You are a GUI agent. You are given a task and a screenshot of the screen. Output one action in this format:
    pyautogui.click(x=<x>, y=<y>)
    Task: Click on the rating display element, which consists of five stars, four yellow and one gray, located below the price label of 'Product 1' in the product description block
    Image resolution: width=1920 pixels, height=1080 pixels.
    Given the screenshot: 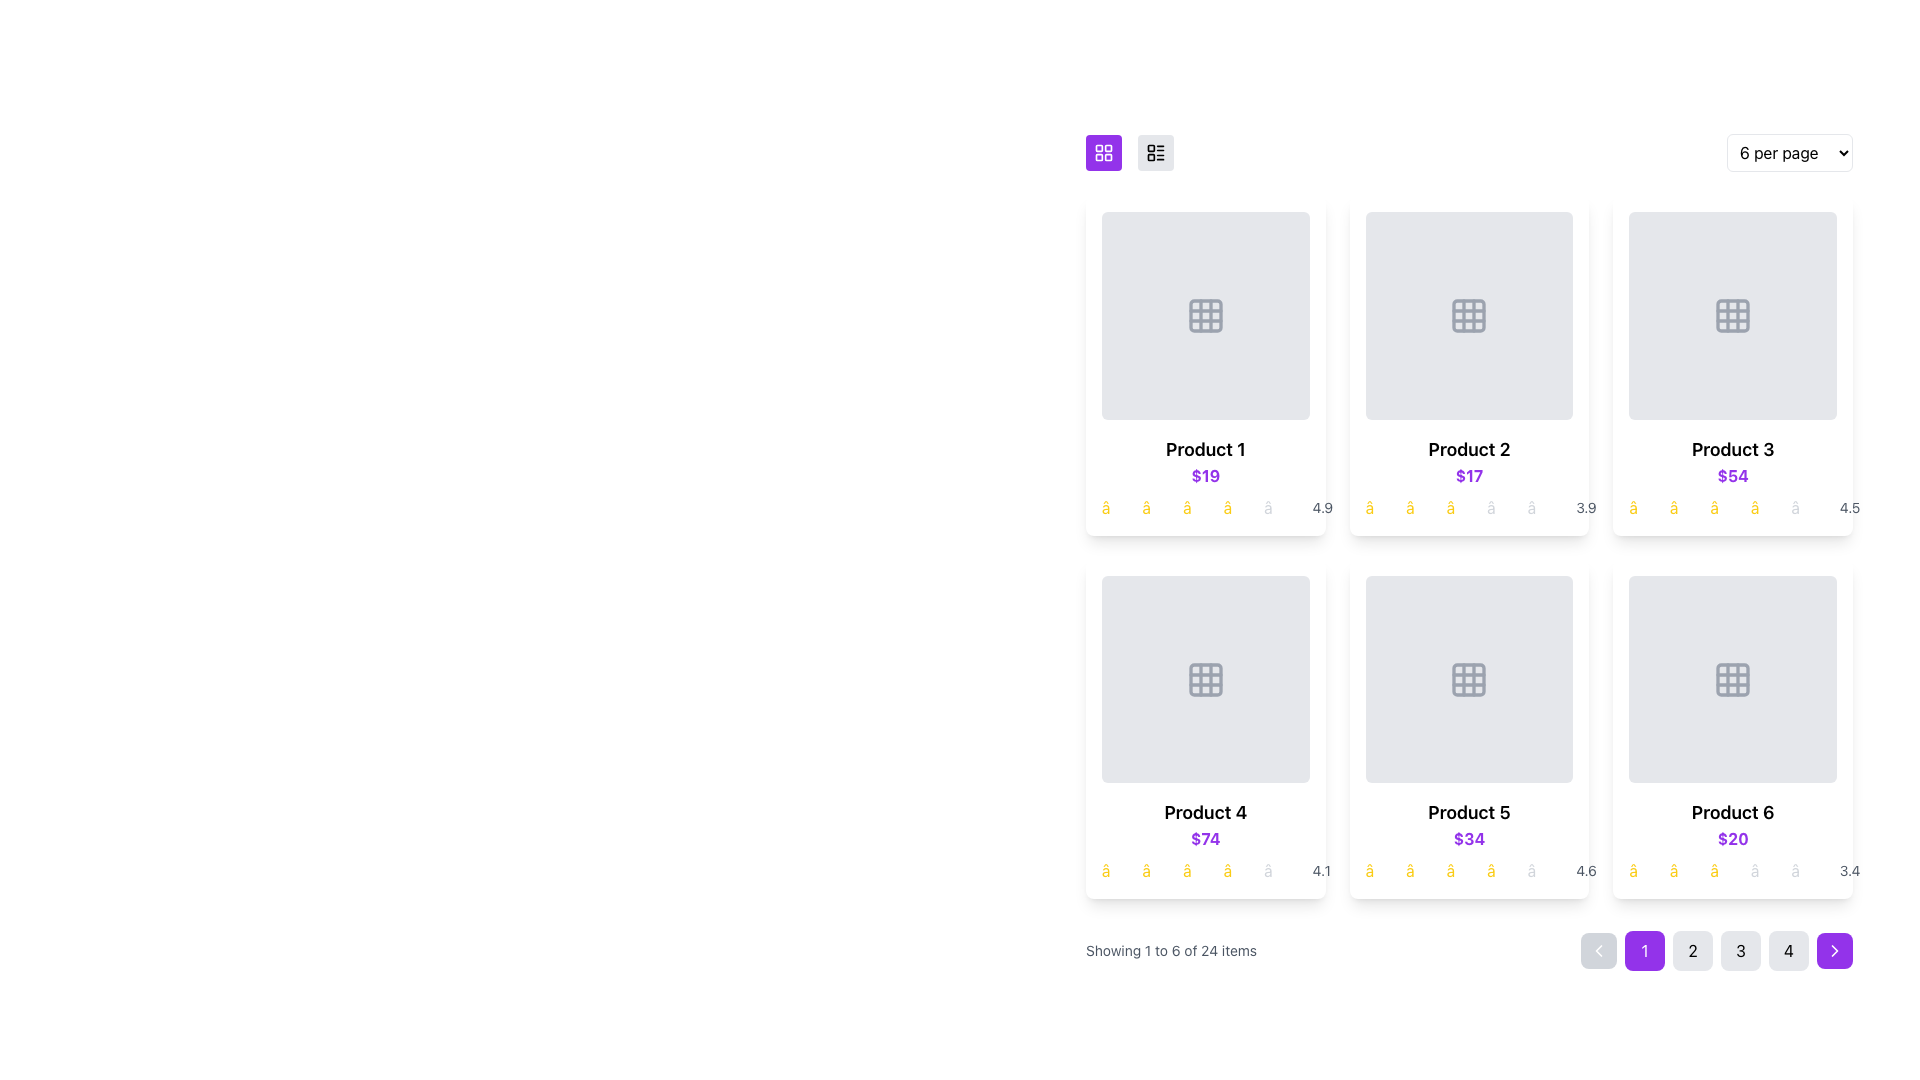 What is the action you would take?
    pyautogui.click(x=1202, y=506)
    